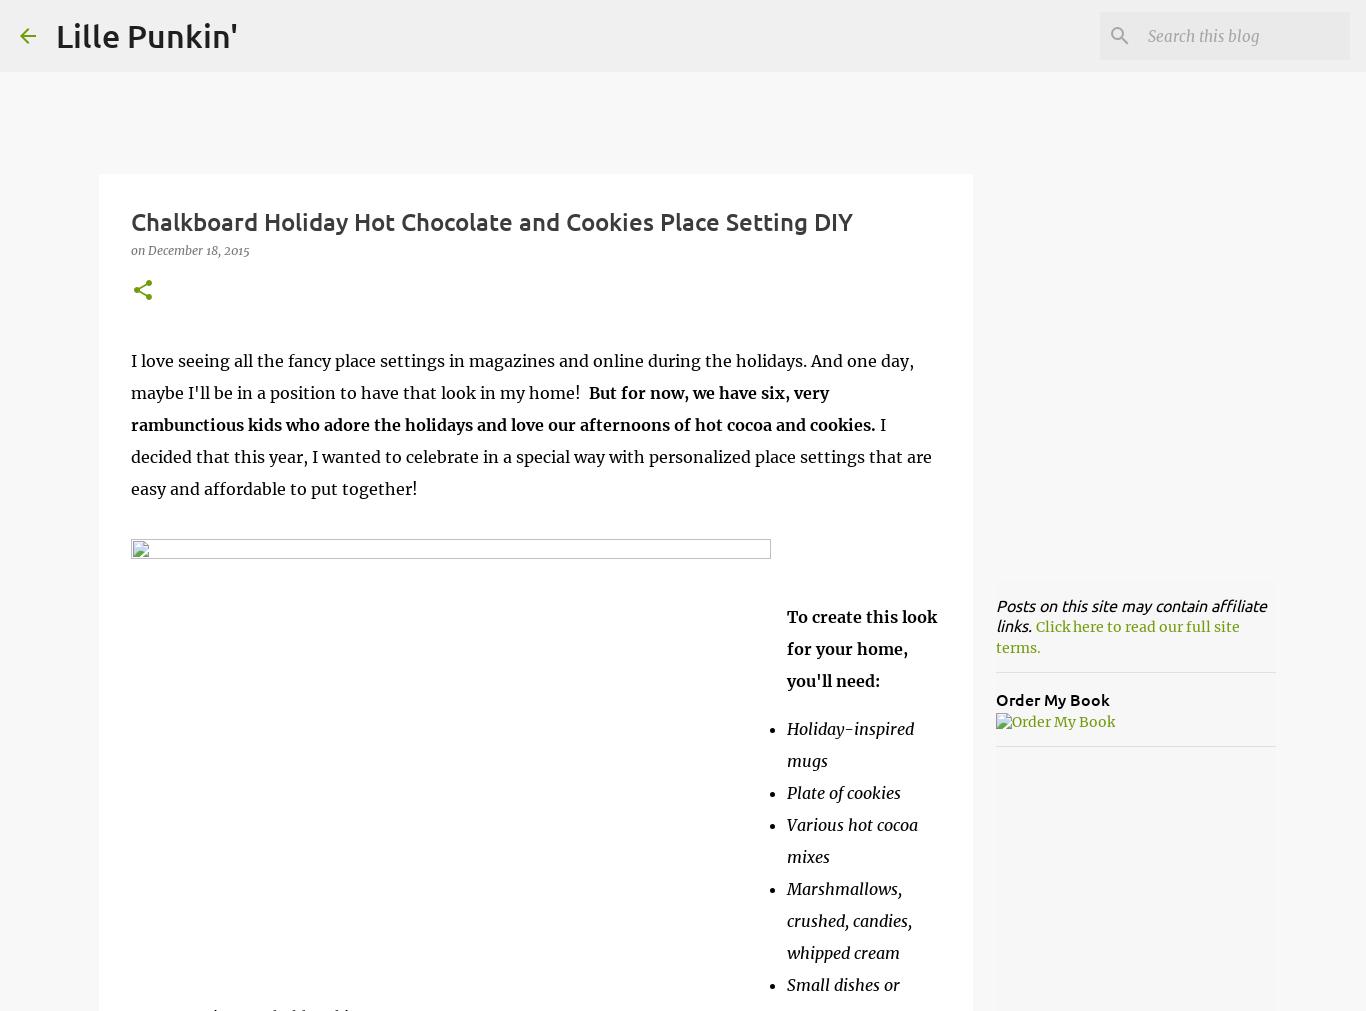 This screenshot has width=1366, height=1011. I want to click on 'Order My Book', so click(994, 698).